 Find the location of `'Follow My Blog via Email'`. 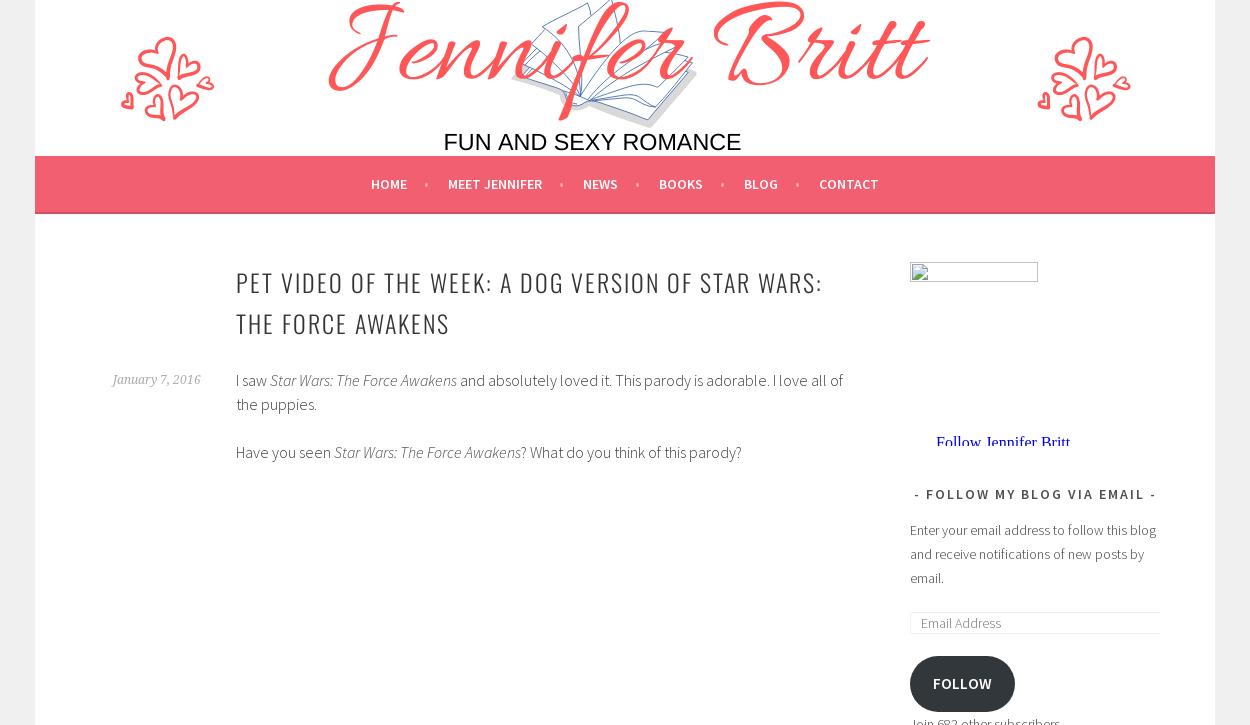

'Follow My Blog via Email' is located at coordinates (925, 493).